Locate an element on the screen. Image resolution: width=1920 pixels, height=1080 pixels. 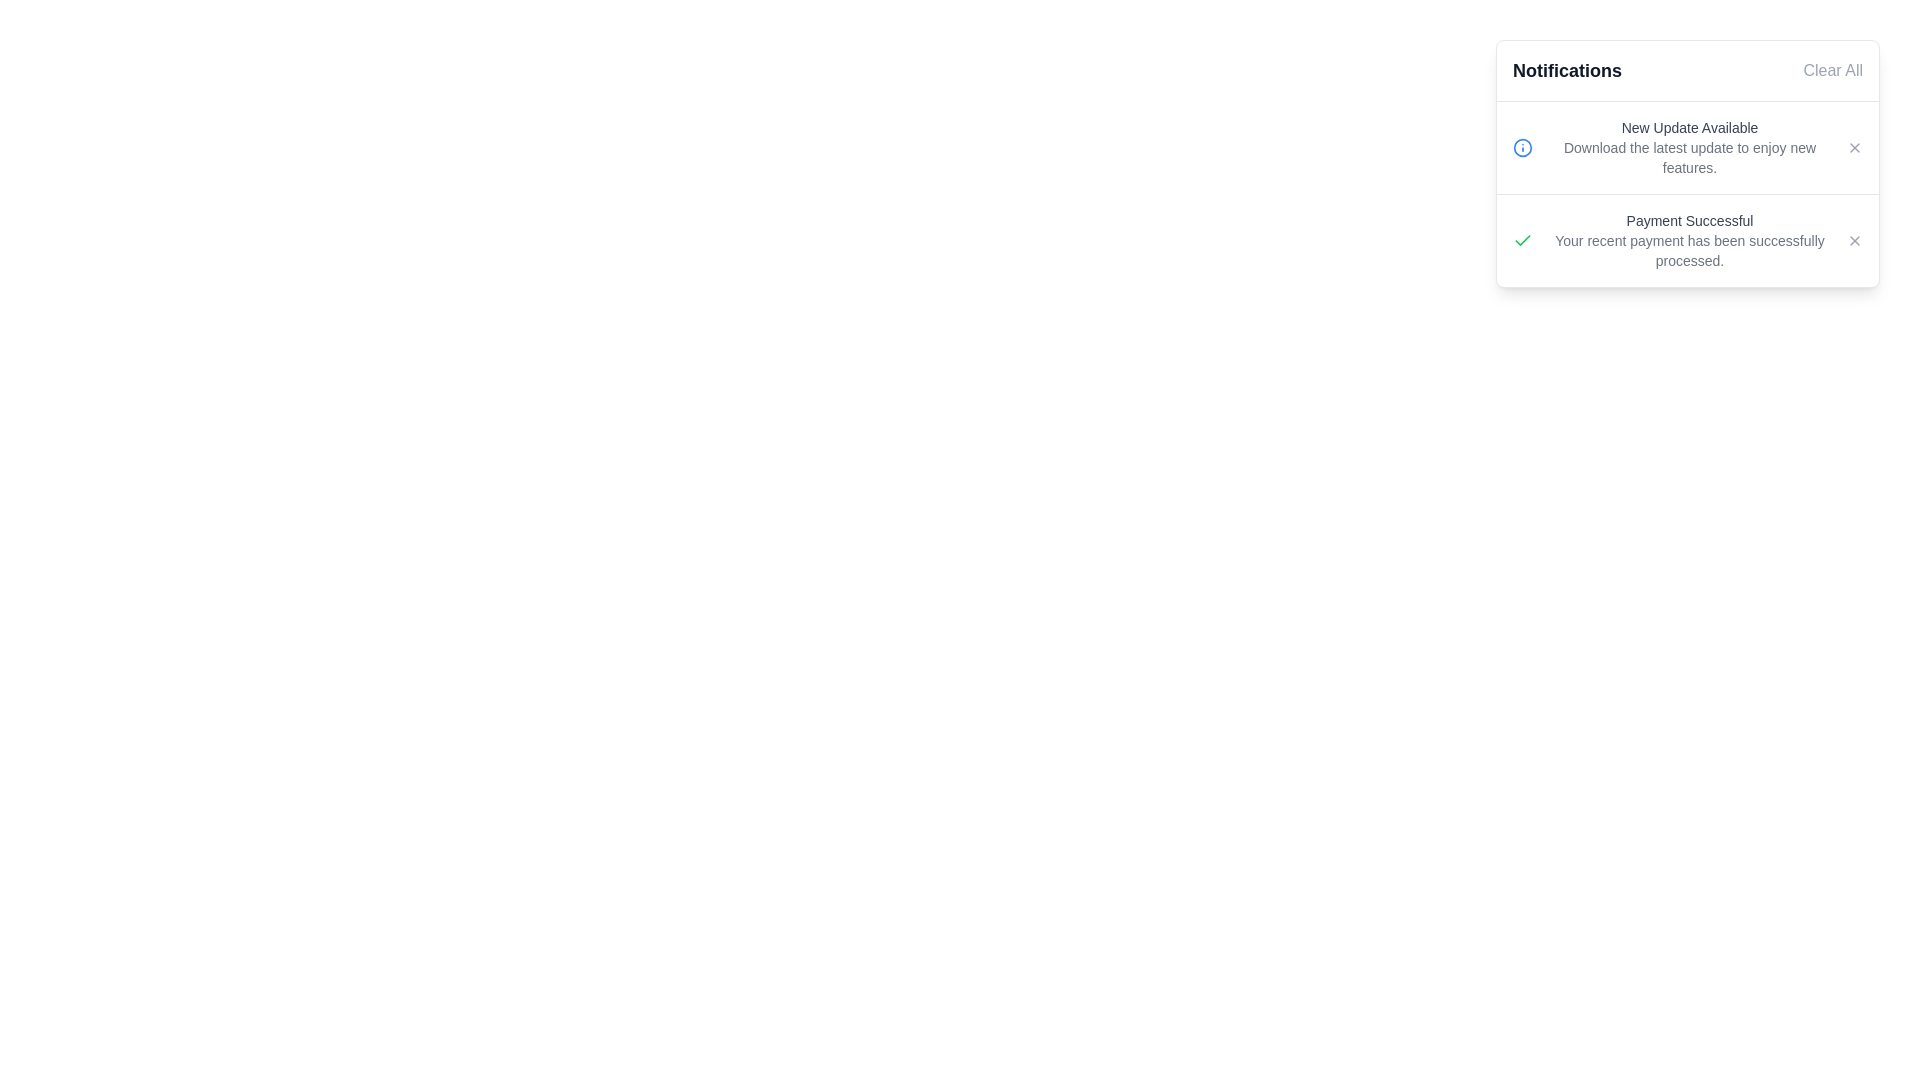
the 'Payment Successful' text element, which is located in the notifications section directly under 'New Update Available.' is located at coordinates (1688, 220).